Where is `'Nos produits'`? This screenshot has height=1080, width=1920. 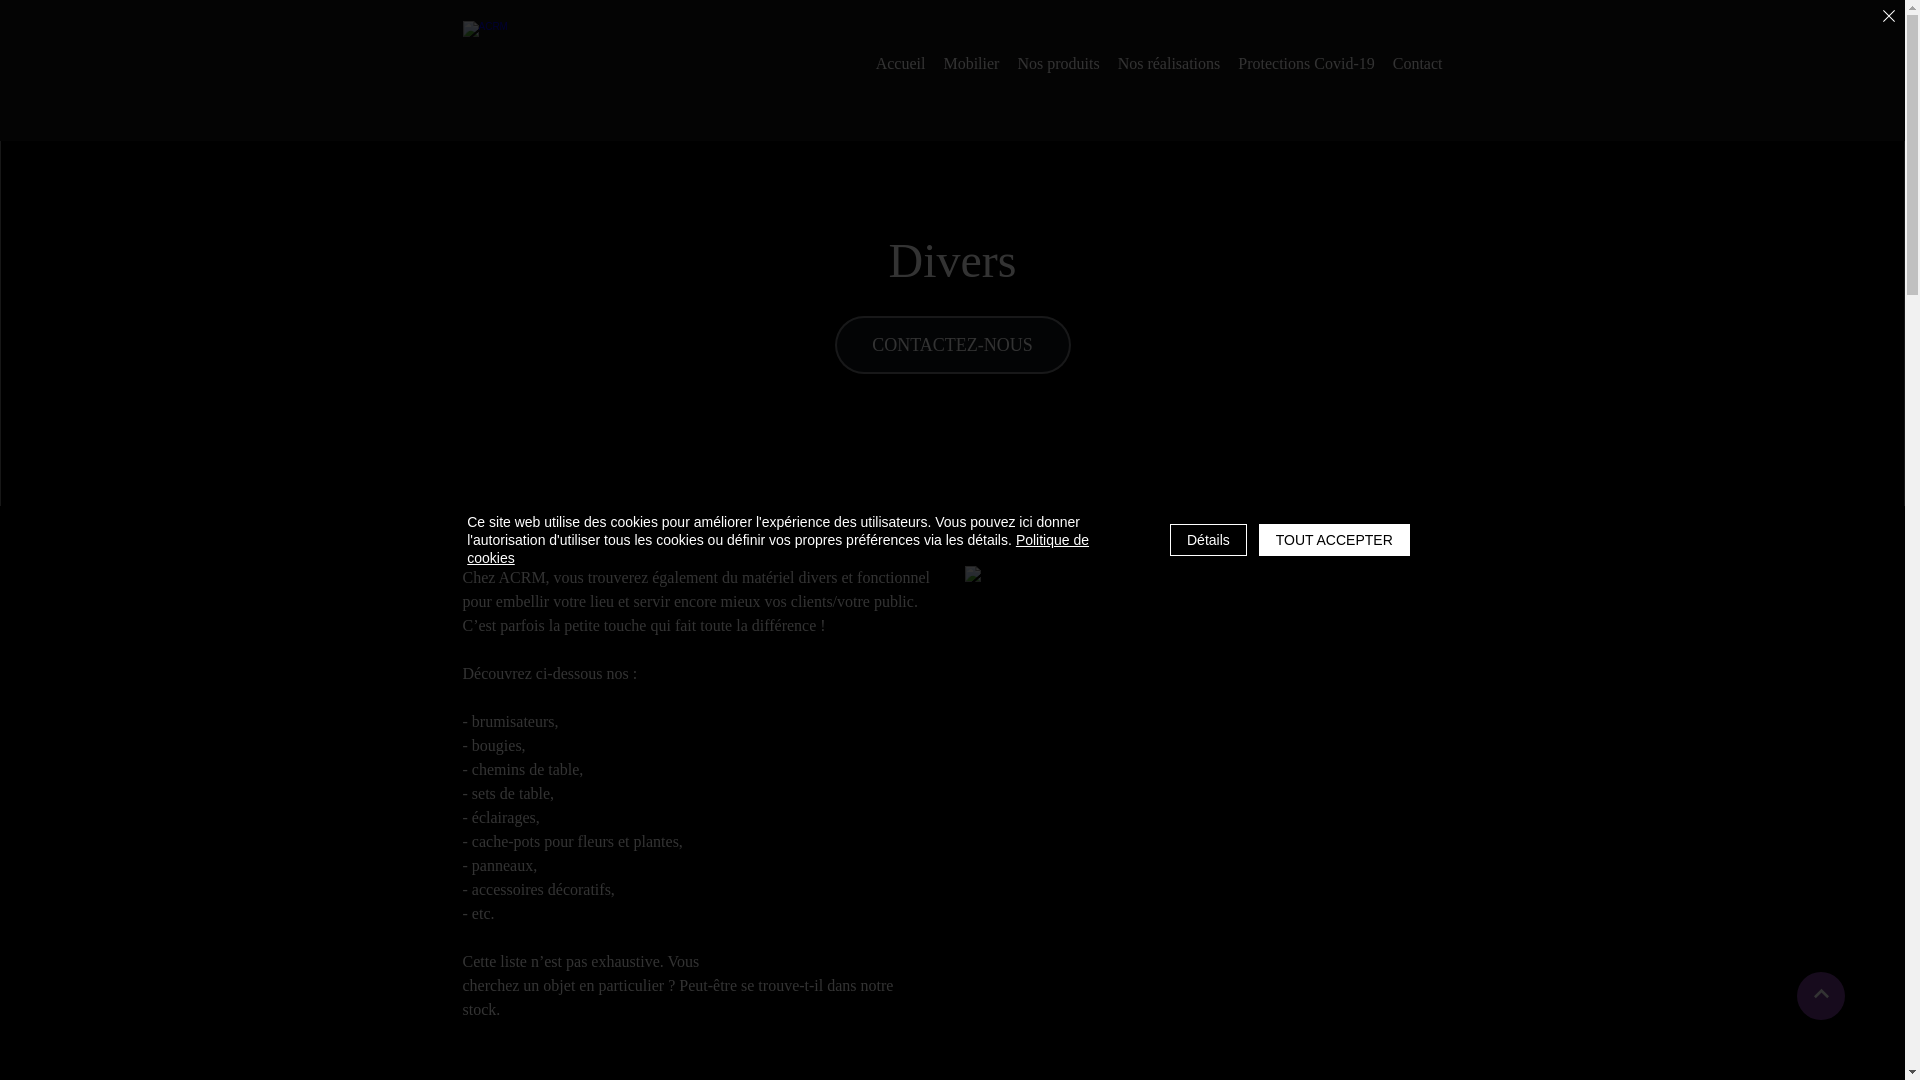
'Nos produits' is located at coordinates (1056, 63).